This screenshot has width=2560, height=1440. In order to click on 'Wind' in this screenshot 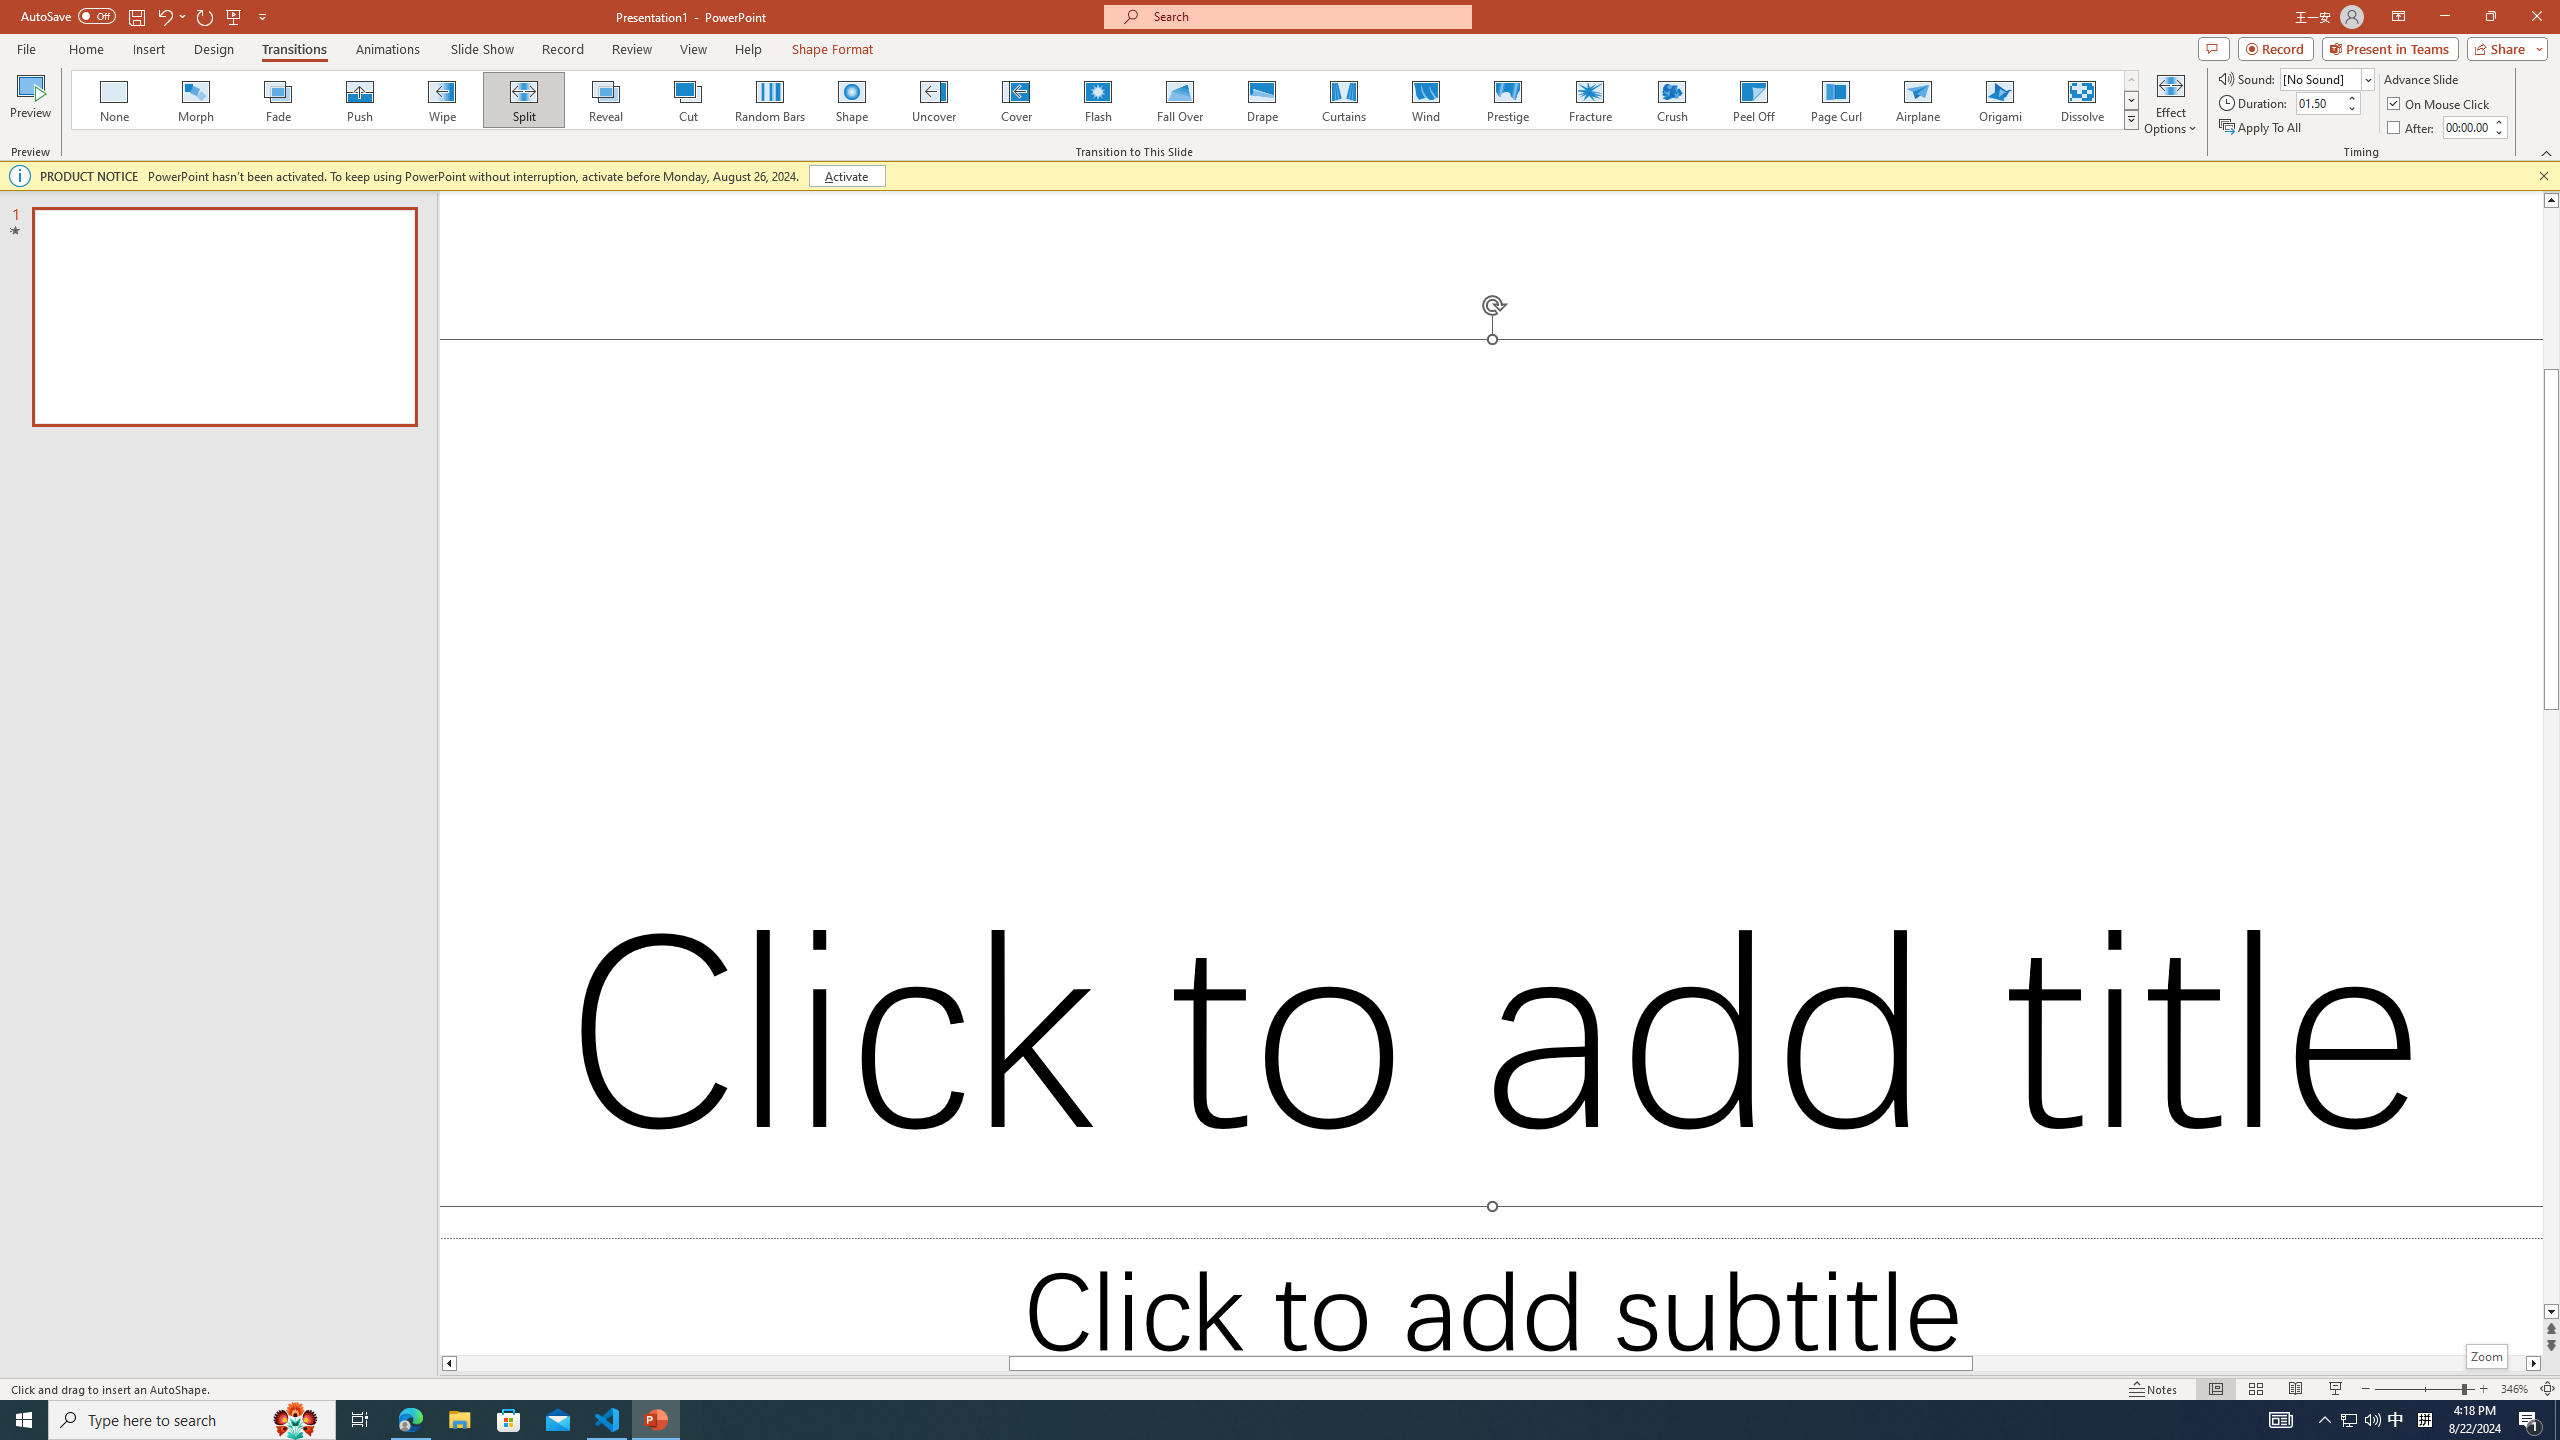, I will do `click(1424, 99)`.